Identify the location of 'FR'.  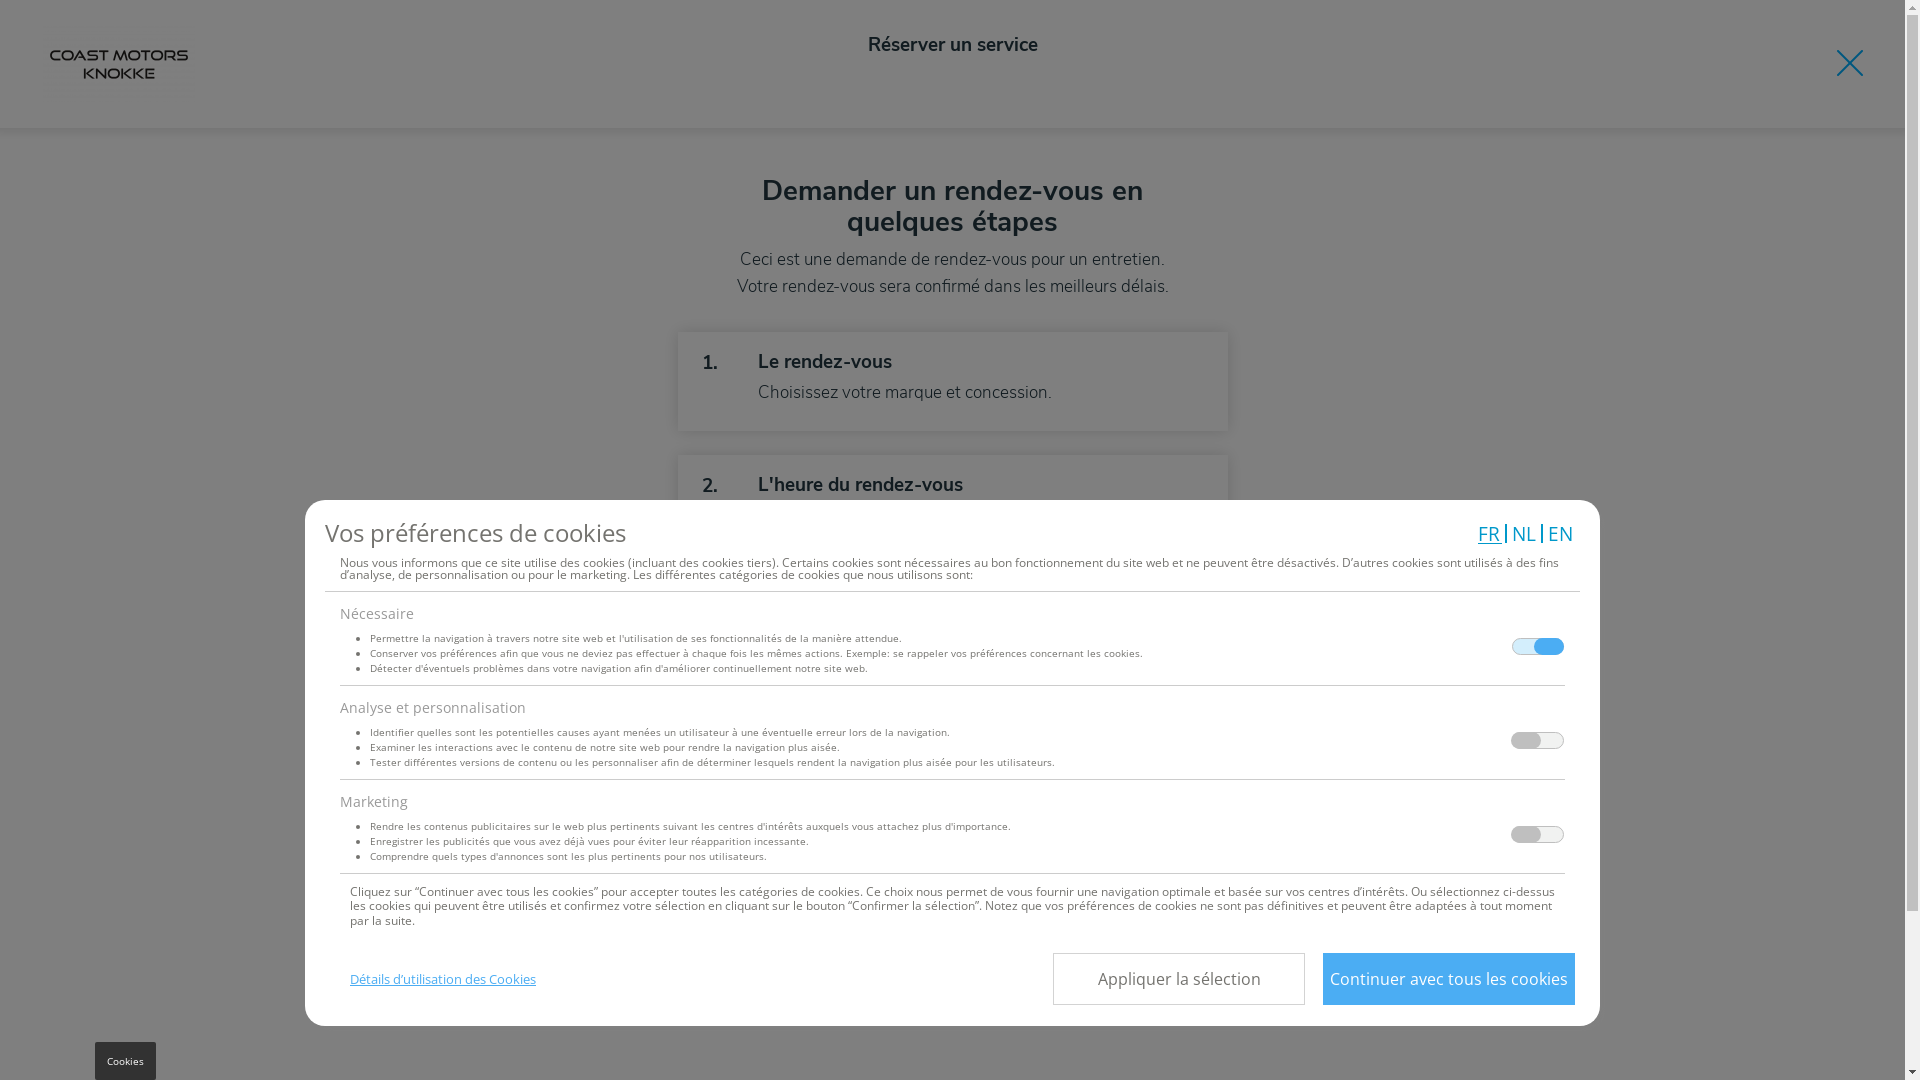
(1489, 532).